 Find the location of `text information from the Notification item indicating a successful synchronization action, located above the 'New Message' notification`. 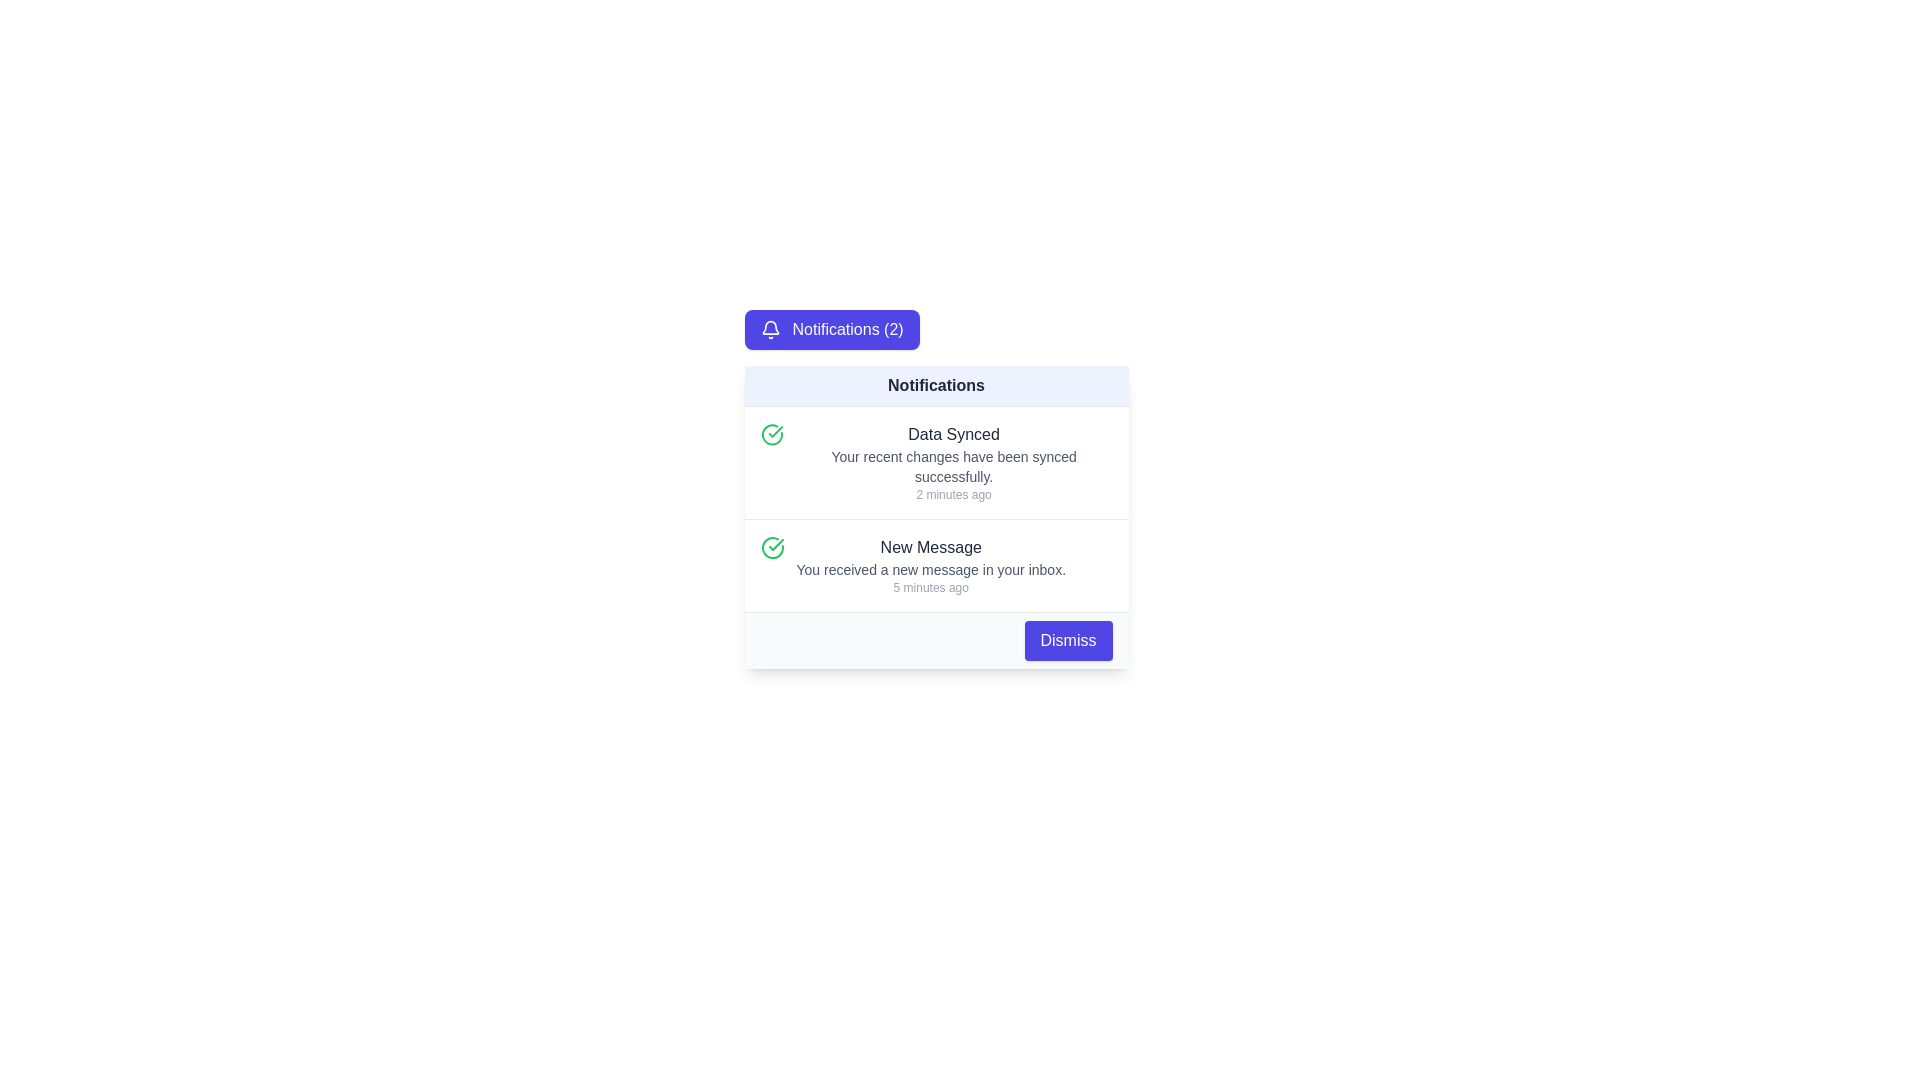

text information from the Notification item indicating a successful synchronization action, located above the 'New Message' notification is located at coordinates (935, 462).